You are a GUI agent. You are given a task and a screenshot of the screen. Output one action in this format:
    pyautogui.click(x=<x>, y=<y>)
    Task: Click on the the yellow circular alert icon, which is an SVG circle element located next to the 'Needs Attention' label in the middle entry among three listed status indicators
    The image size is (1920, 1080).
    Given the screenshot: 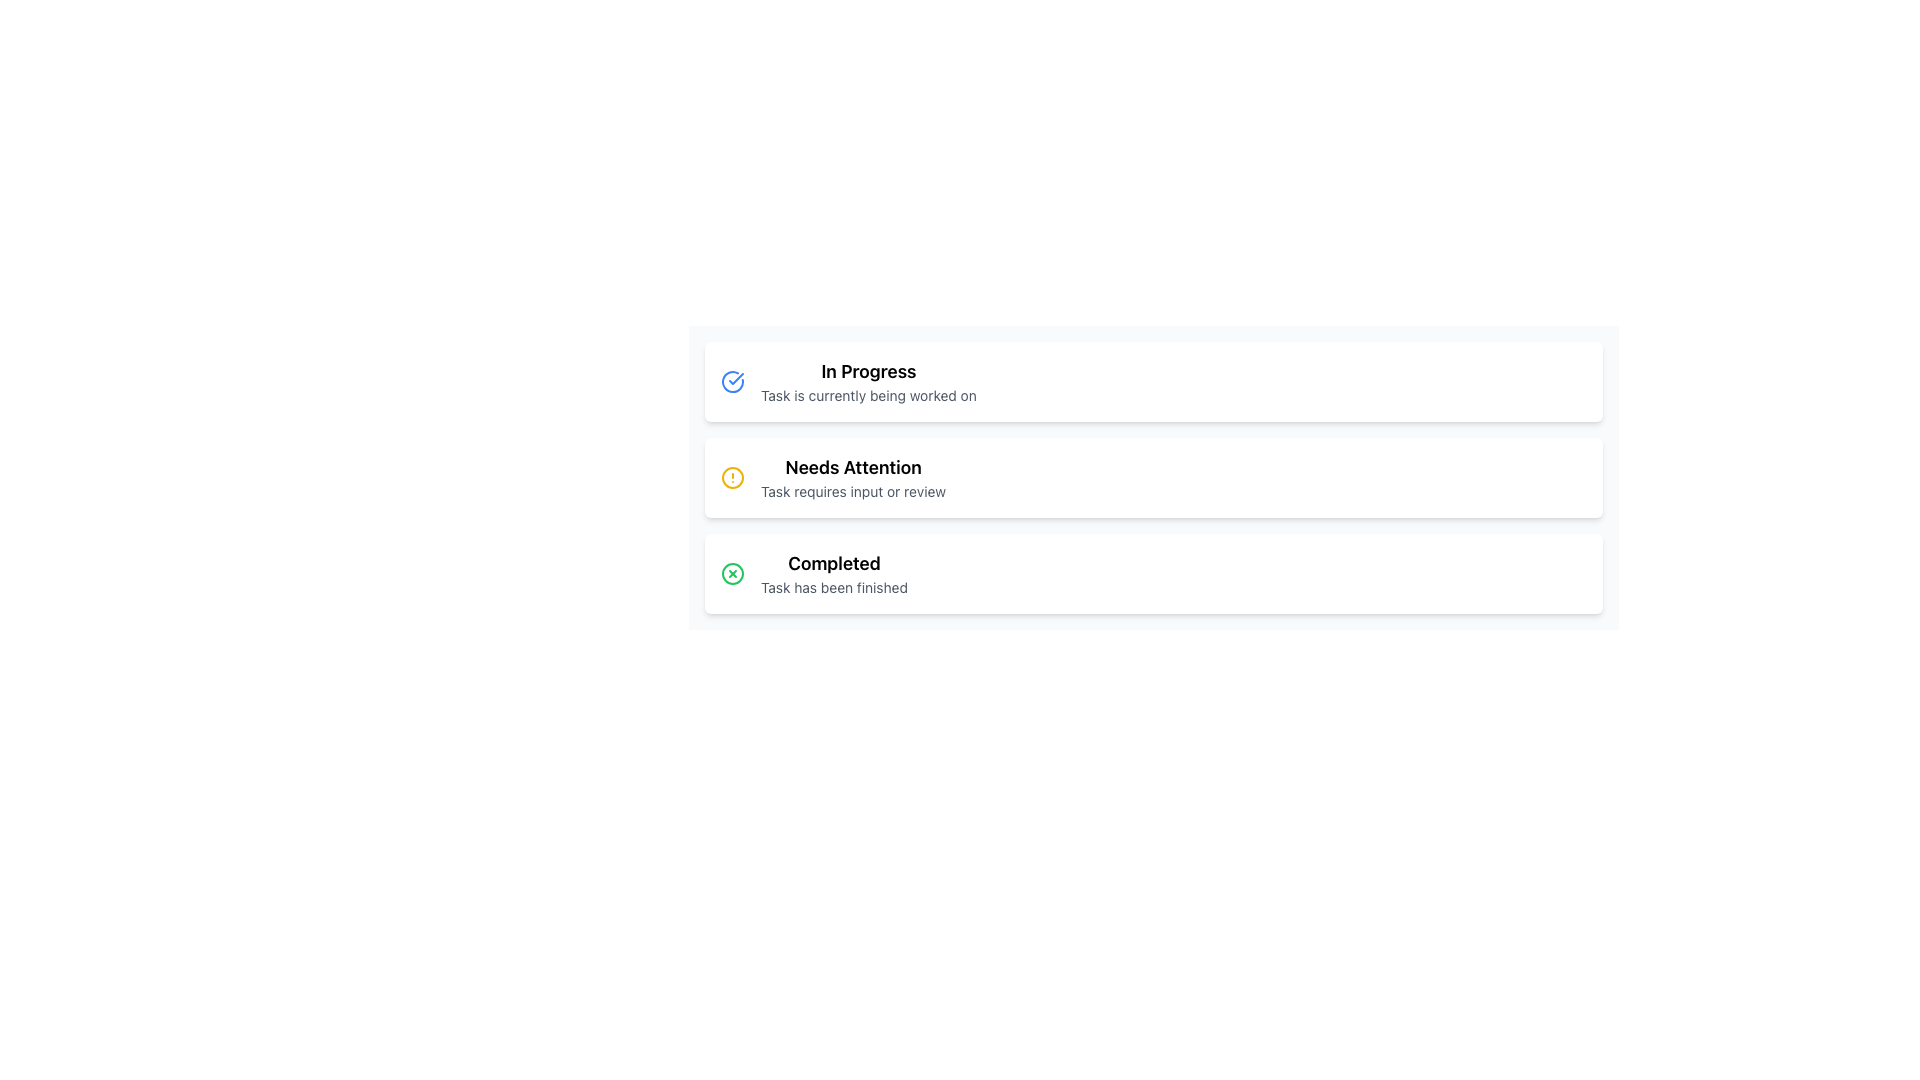 What is the action you would take?
    pyautogui.click(x=732, y=478)
    